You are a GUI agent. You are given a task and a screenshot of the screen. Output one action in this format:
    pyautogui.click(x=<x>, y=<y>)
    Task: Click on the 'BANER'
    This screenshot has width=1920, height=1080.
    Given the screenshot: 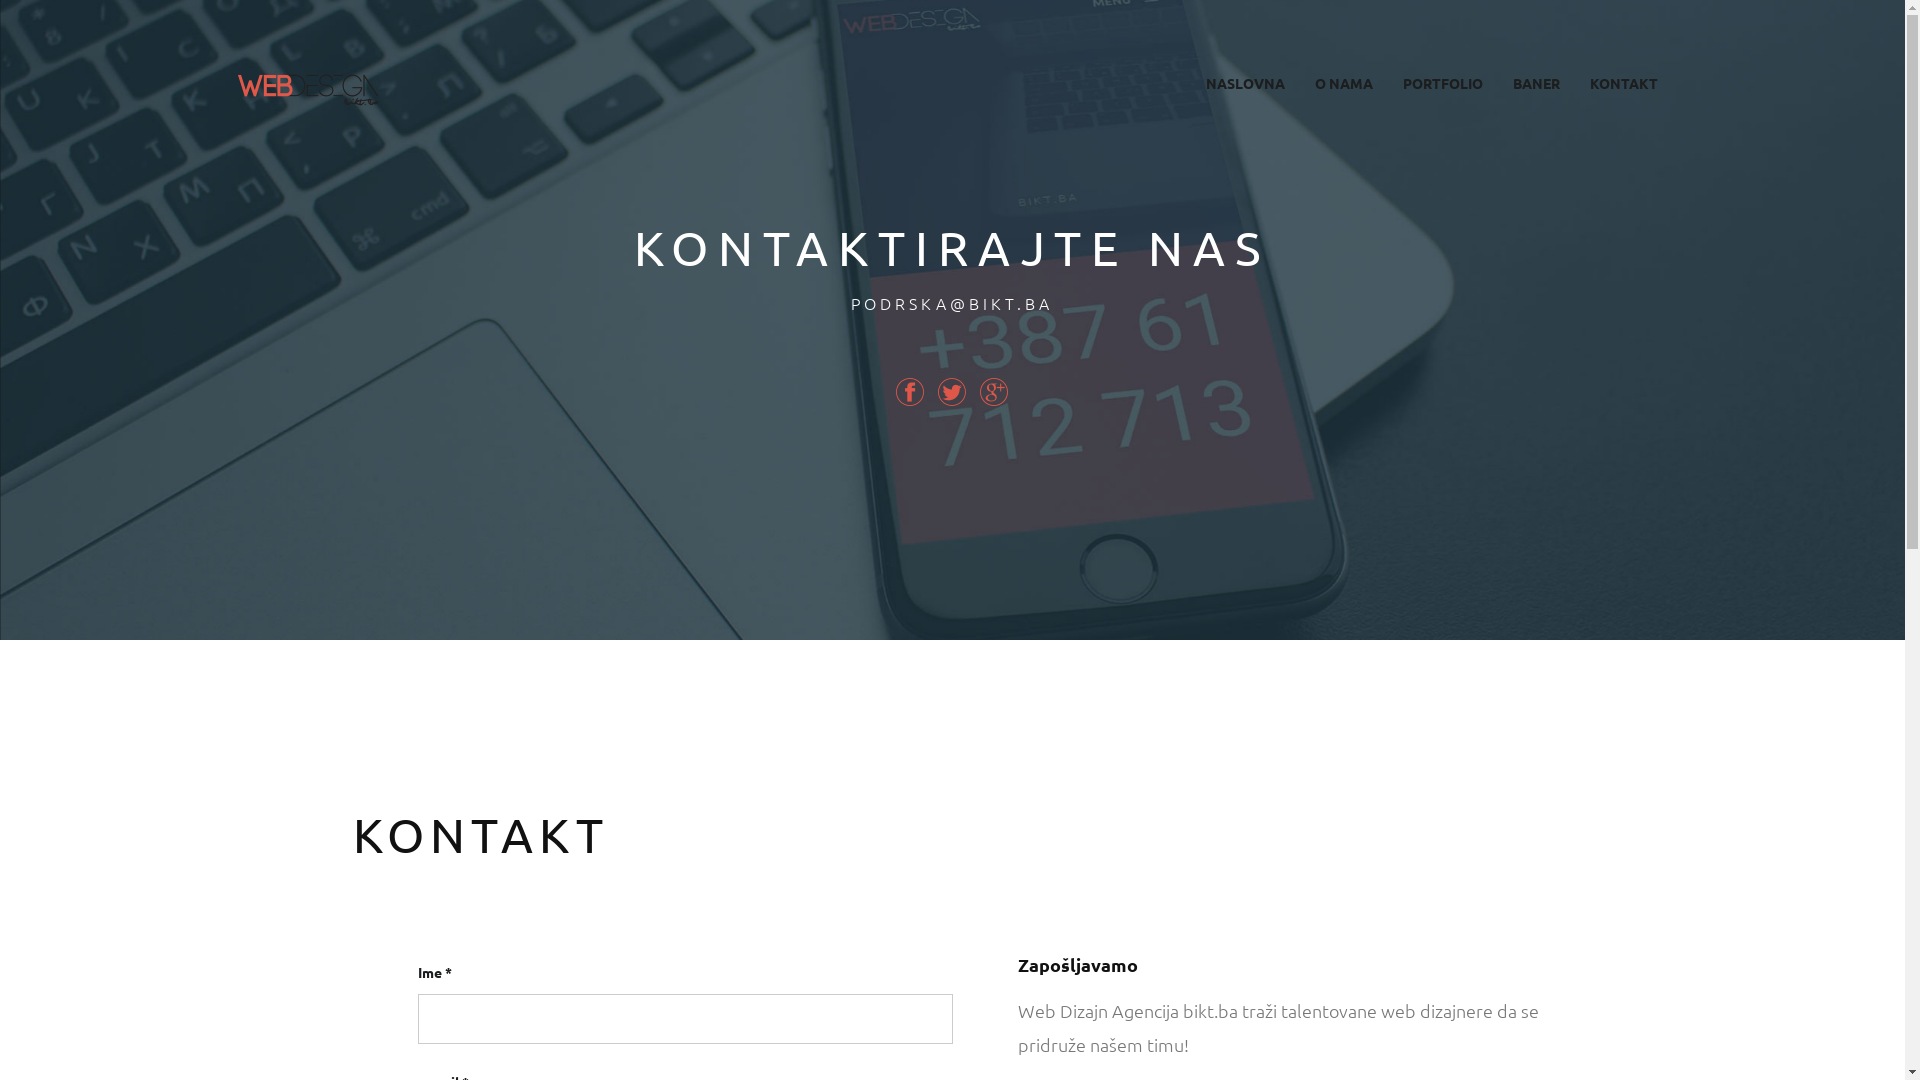 What is the action you would take?
    pyautogui.click(x=1535, y=83)
    